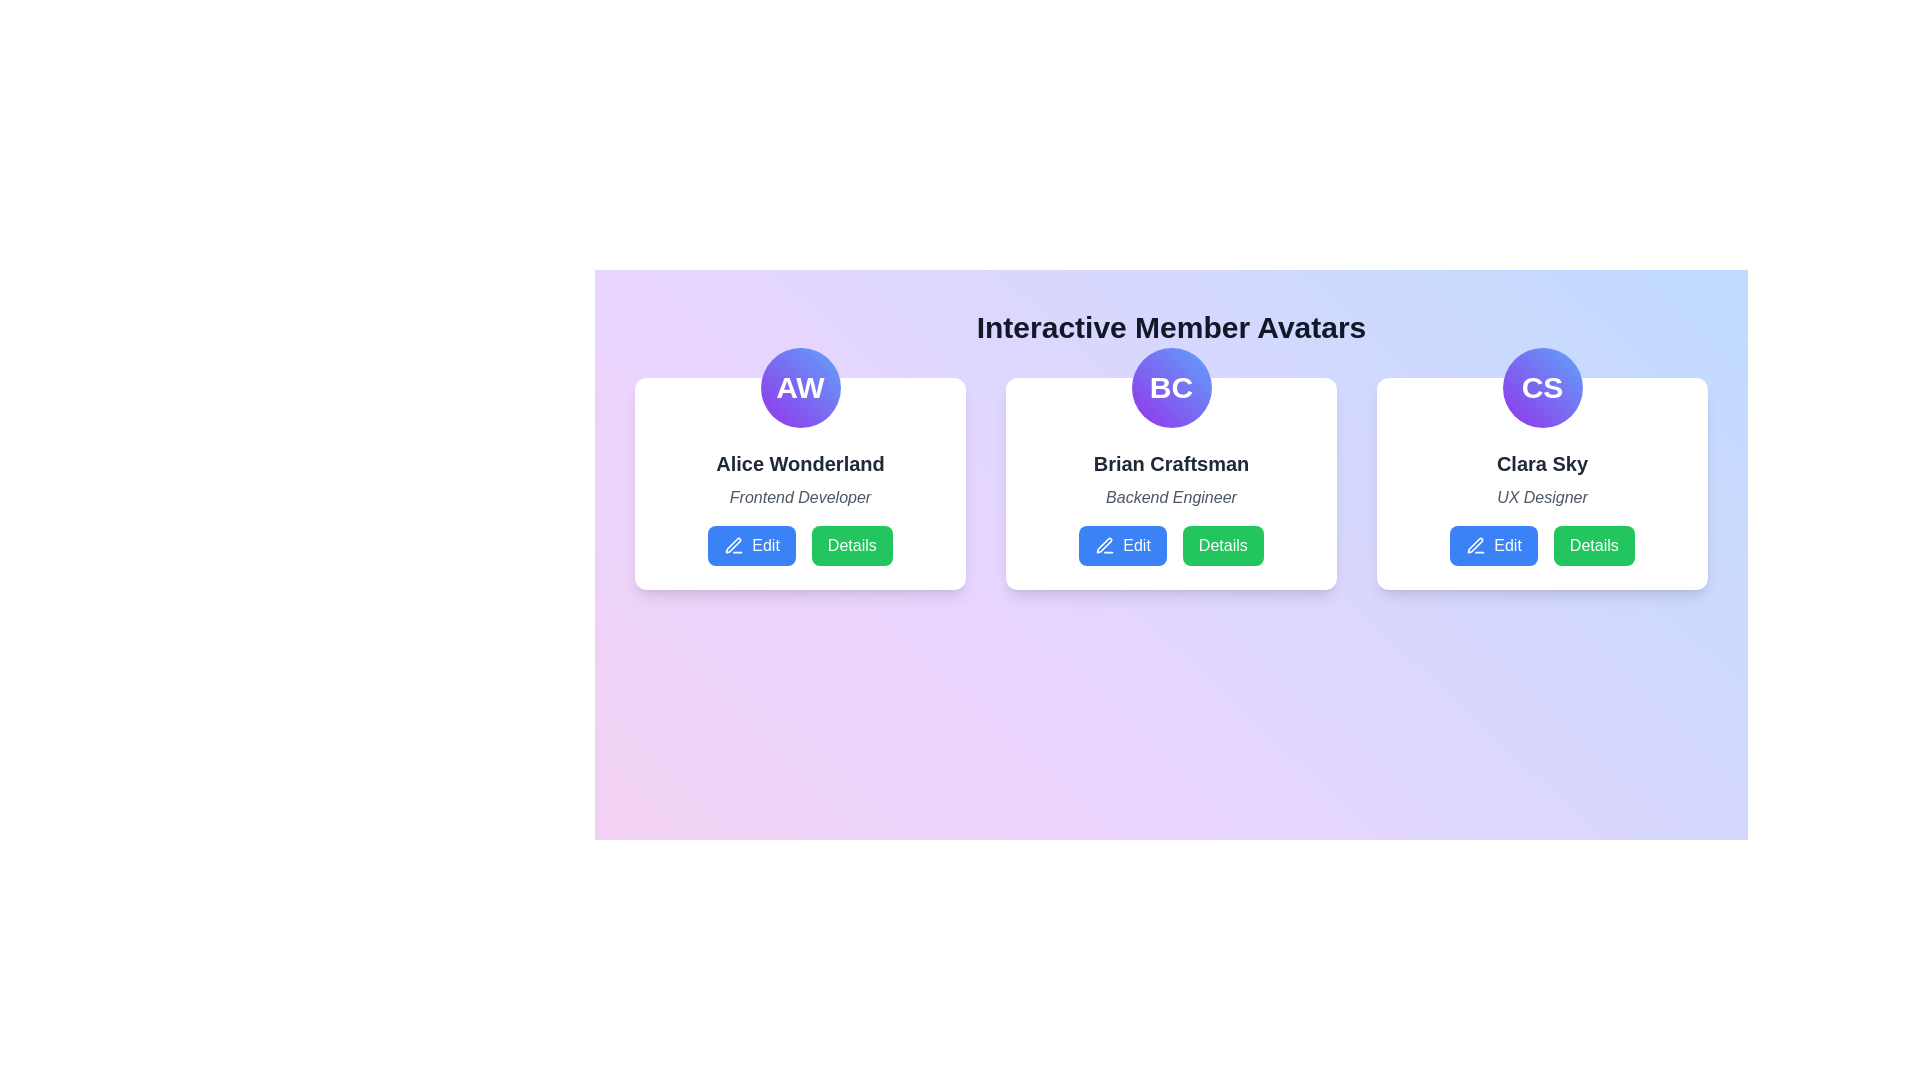 This screenshot has width=1920, height=1080. What do you see at coordinates (1541, 496) in the screenshot?
I see `the Text Label that describes the user's role or job title, located below 'Clara Sky' and above the 'Edit' and 'Details' buttons in the rightmost profile card` at bounding box center [1541, 496].